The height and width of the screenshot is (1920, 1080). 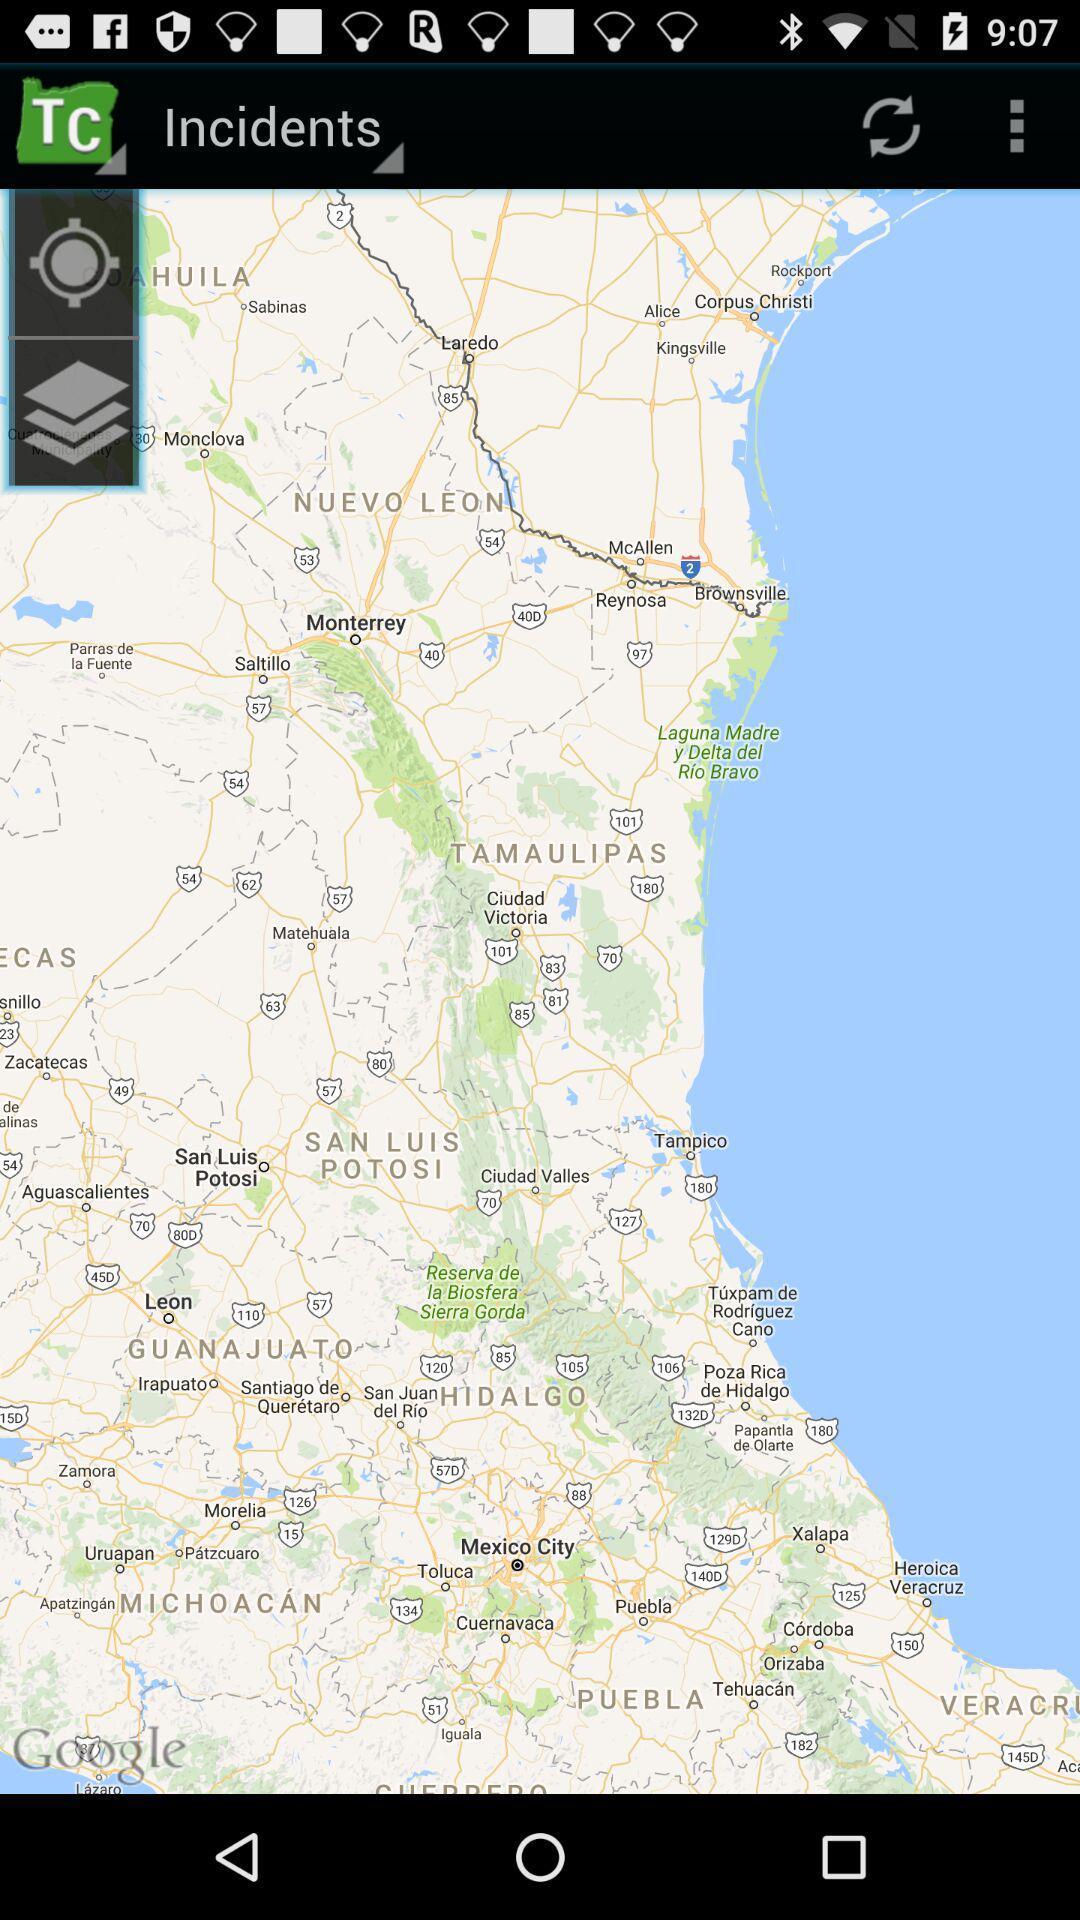 I want to click on the more icon, so click(x=1017, y=133).